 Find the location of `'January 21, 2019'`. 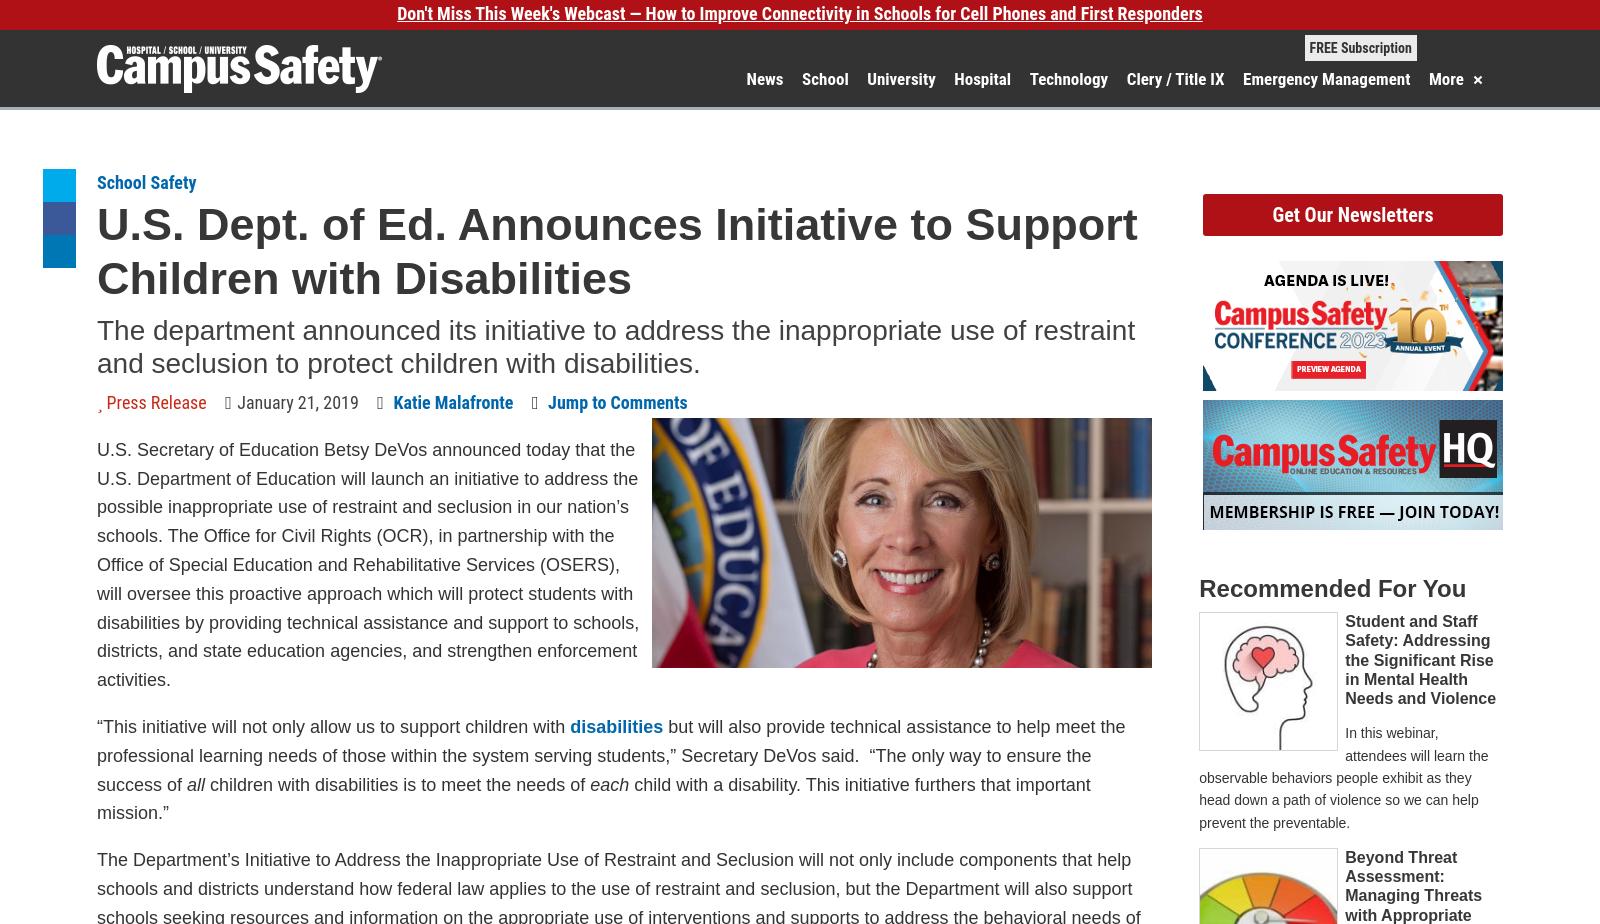

'January 21, 2019' is located at coordinates (297, 401).